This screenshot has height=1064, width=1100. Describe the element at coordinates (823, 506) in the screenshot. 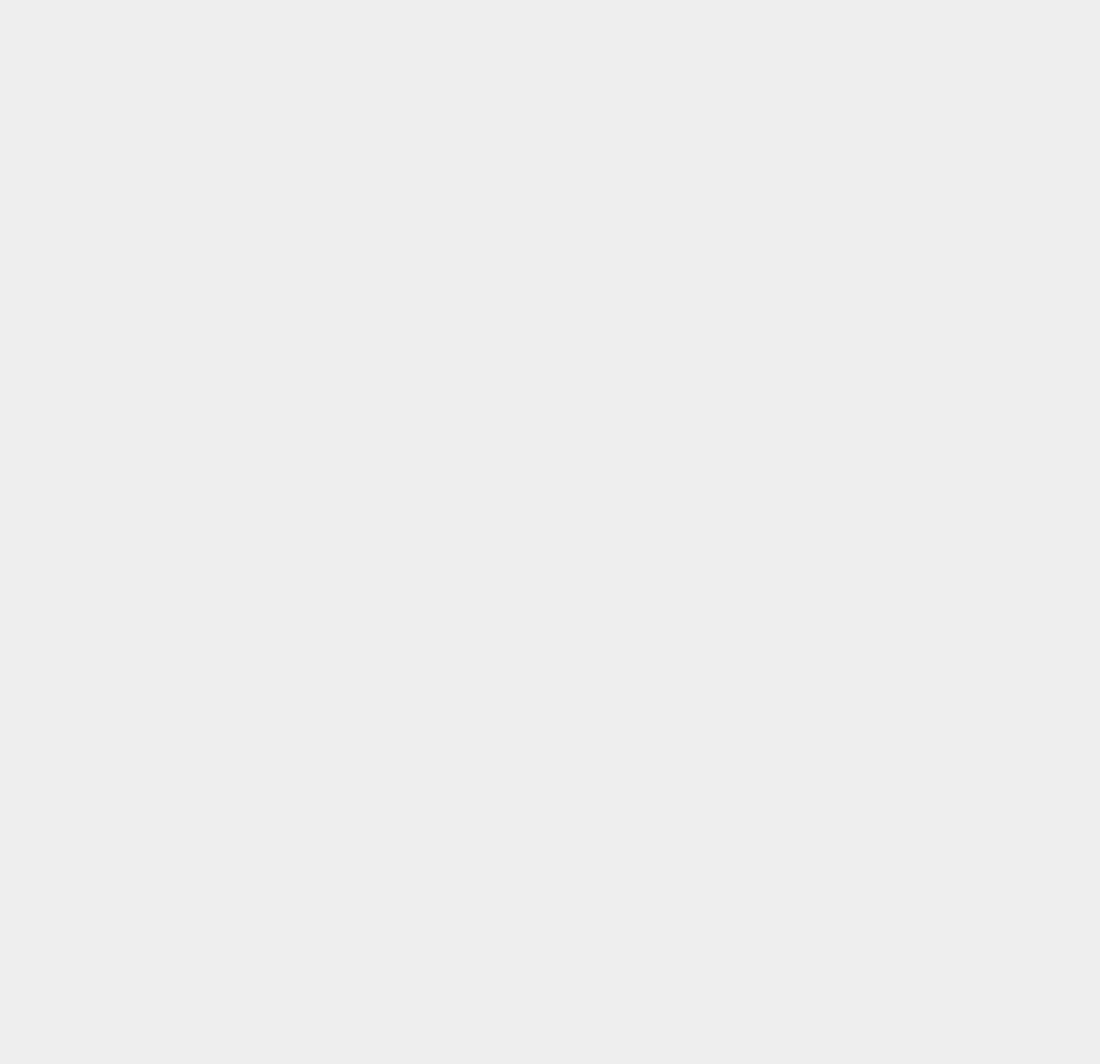

I see `'Mozilla Firefox'` at that location.